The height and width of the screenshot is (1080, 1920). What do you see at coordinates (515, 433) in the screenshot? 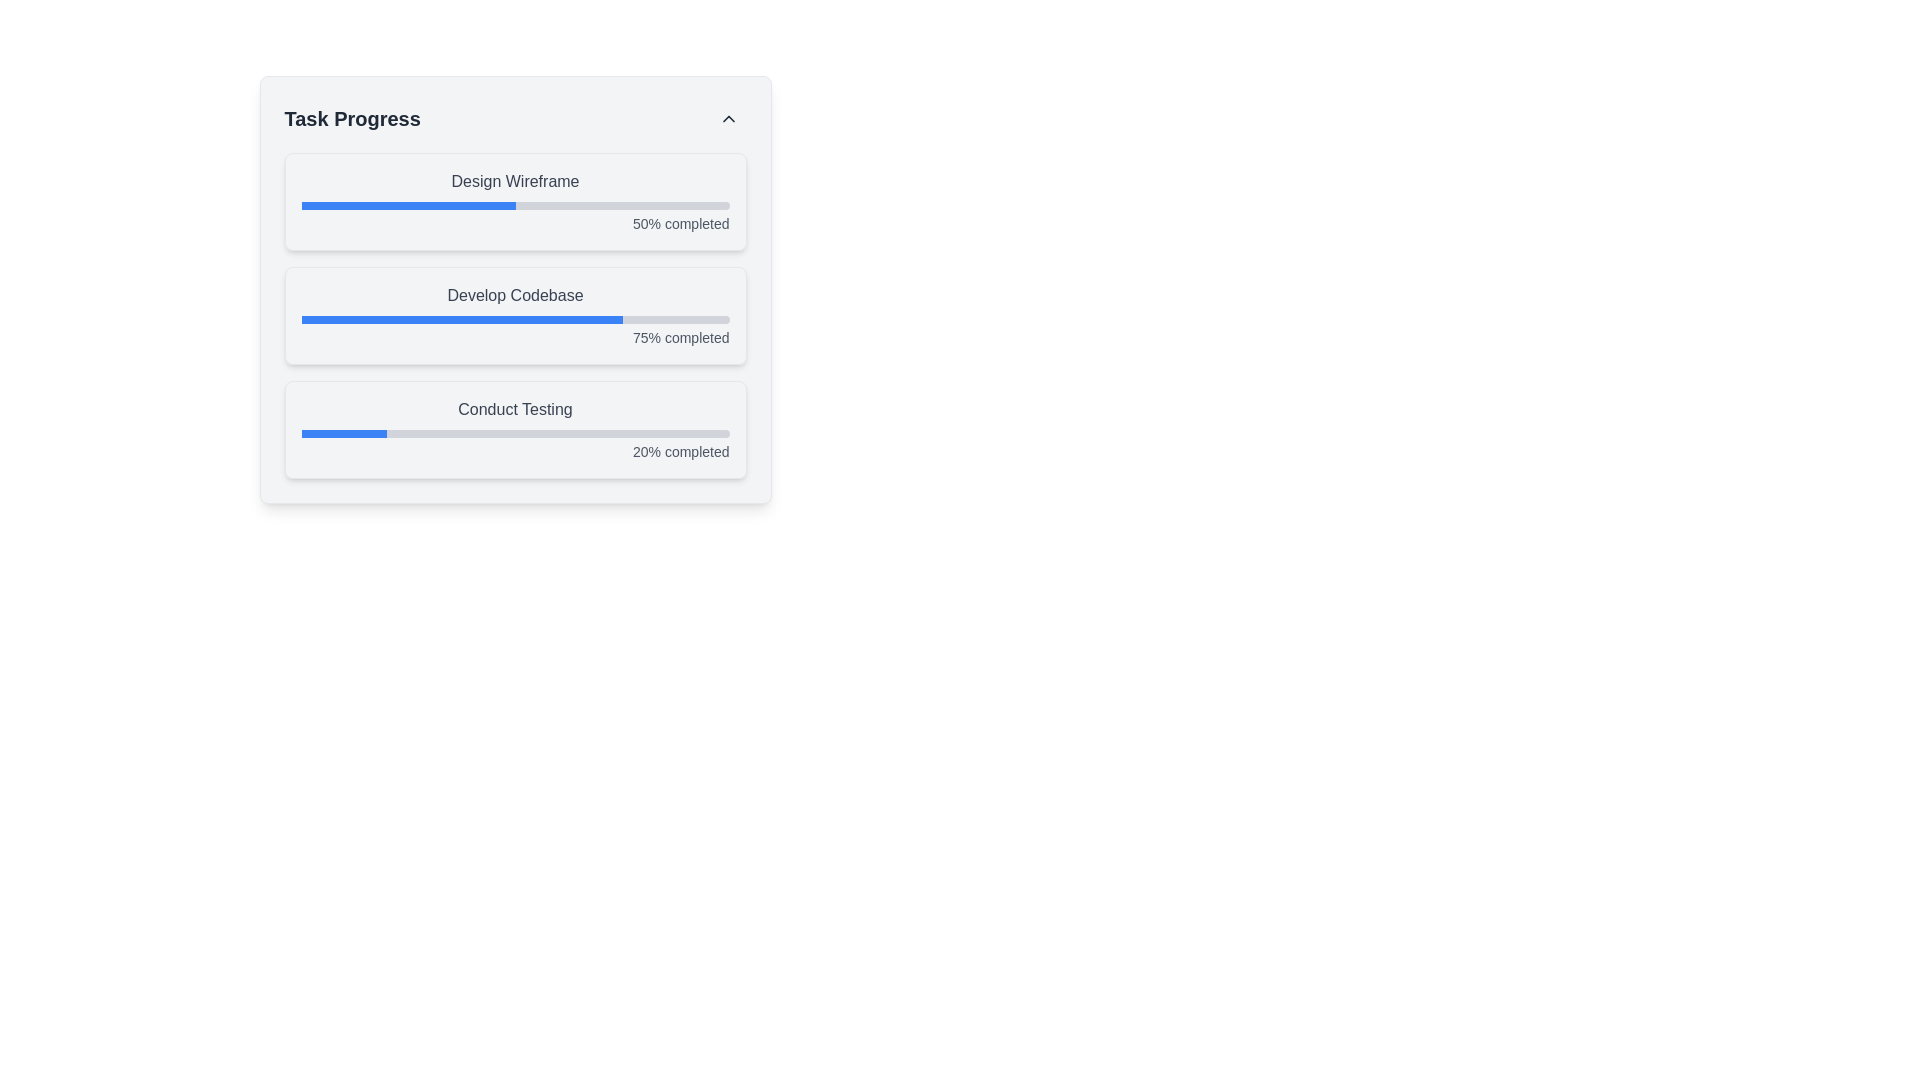
I see `the Progress Bar indicating 20% completion of the 'Conduct Testing' task, located below the title 'Conduct Testing' and above the text '20% completed'` at bounding box center [515, 433].